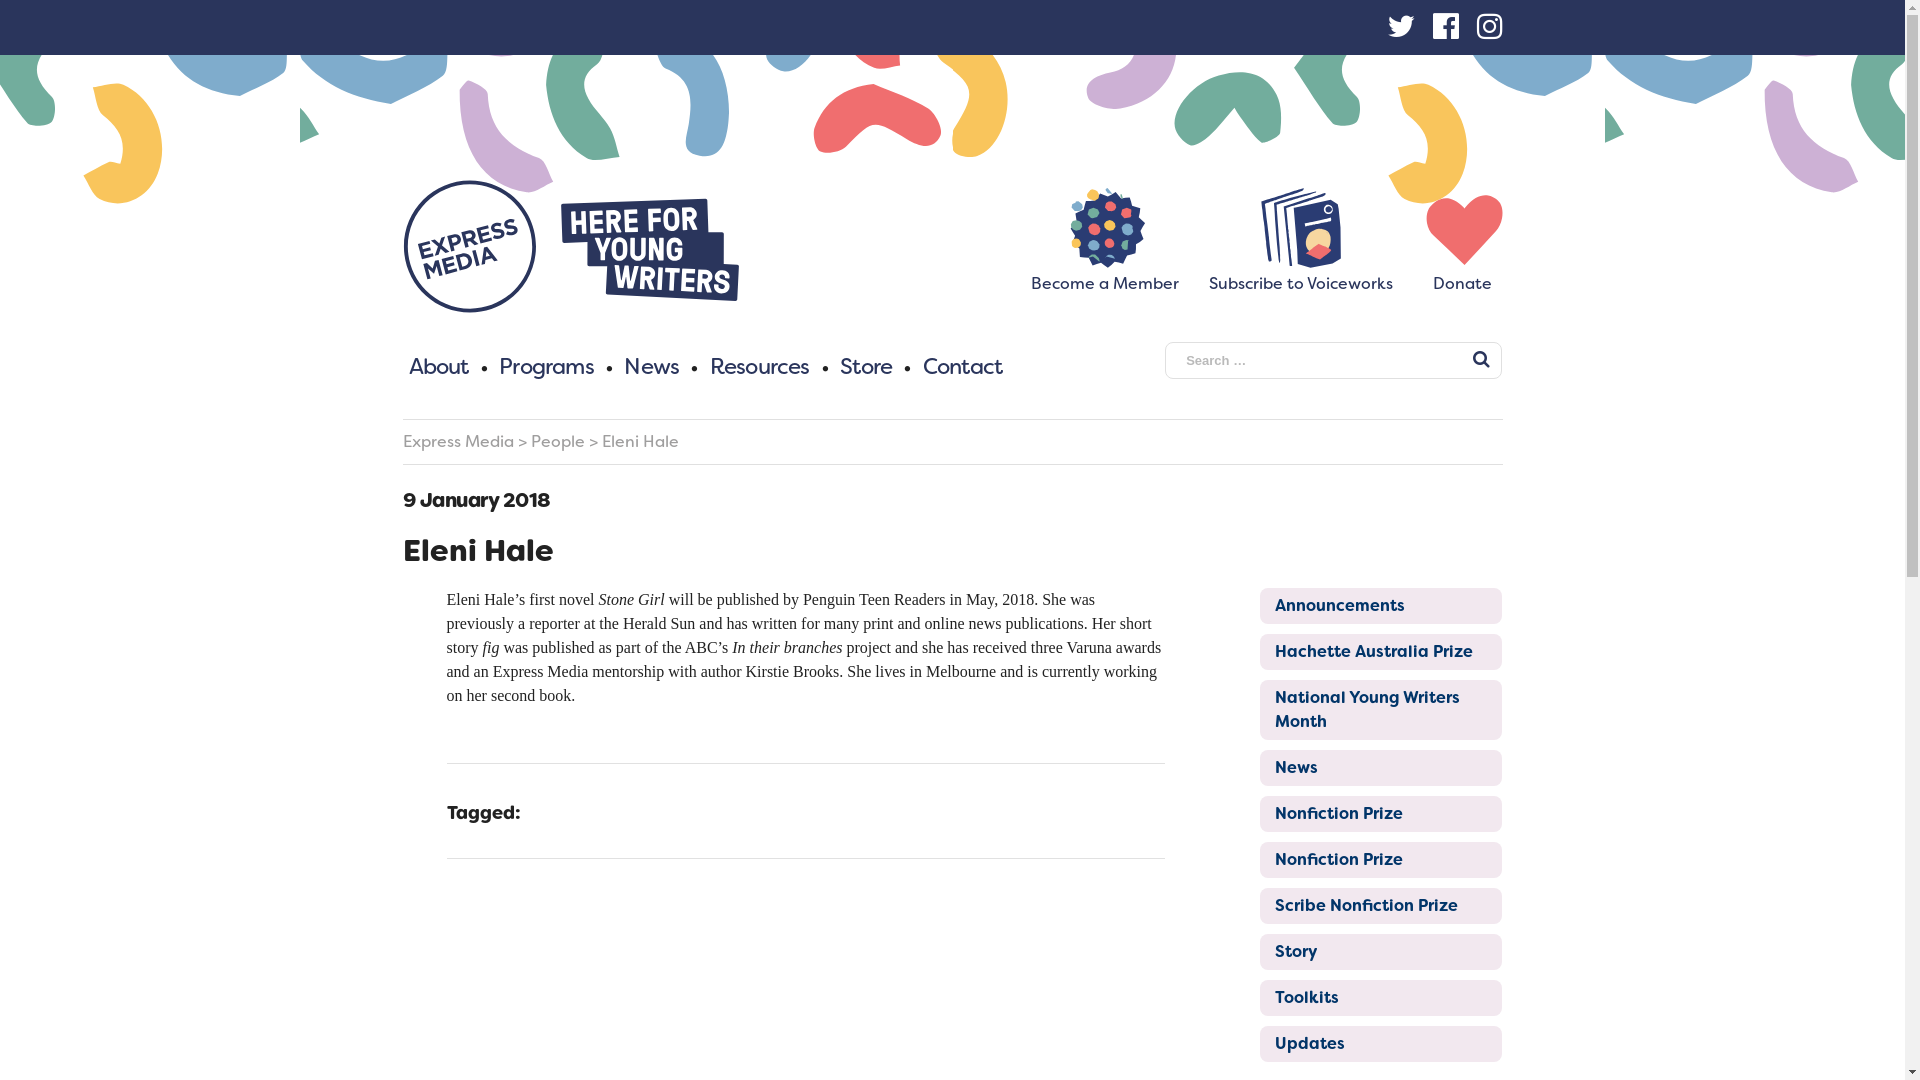  I want to click on 'Resources', so click(758, 366).